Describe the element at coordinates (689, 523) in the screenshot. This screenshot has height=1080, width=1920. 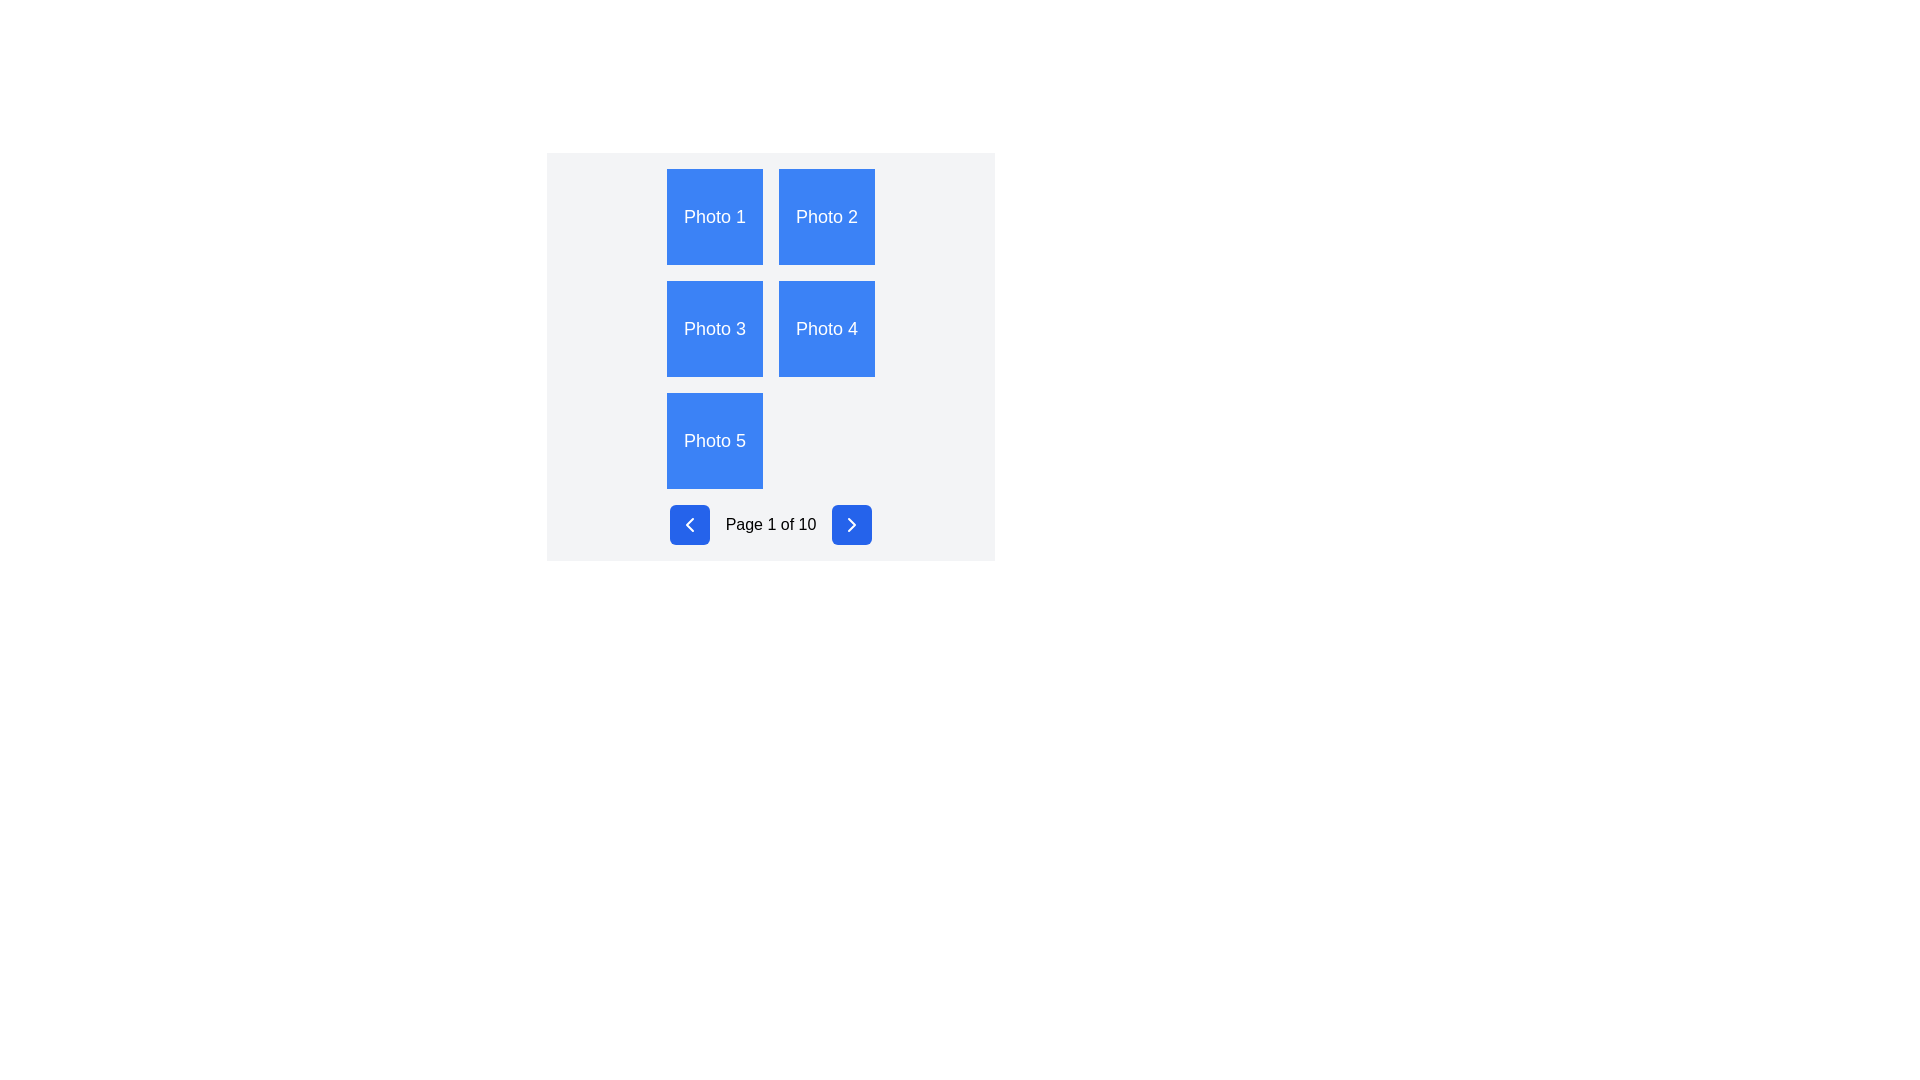
I see `the 'previous page' icon located at the bottom left of the viewport` at that location.